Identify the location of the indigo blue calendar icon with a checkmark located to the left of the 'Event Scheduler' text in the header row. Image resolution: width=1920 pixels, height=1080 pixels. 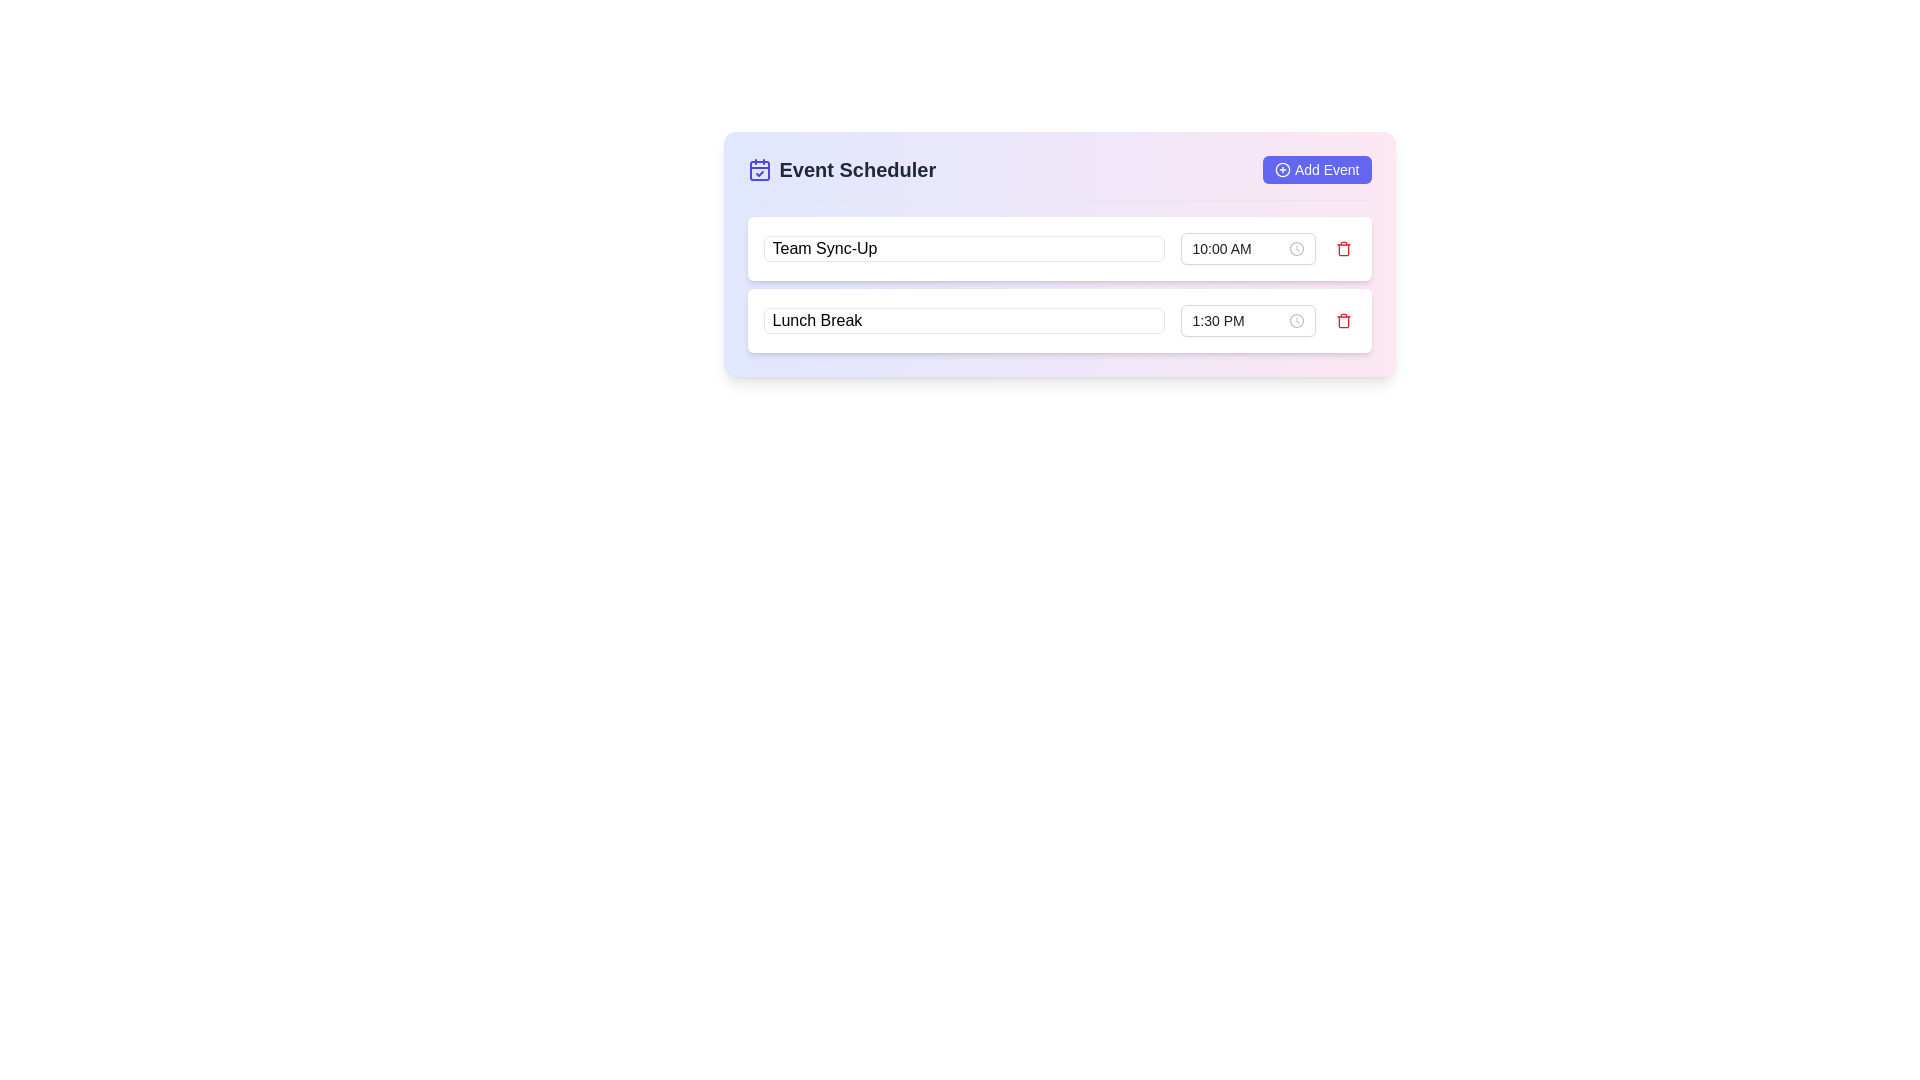
(758, 168).